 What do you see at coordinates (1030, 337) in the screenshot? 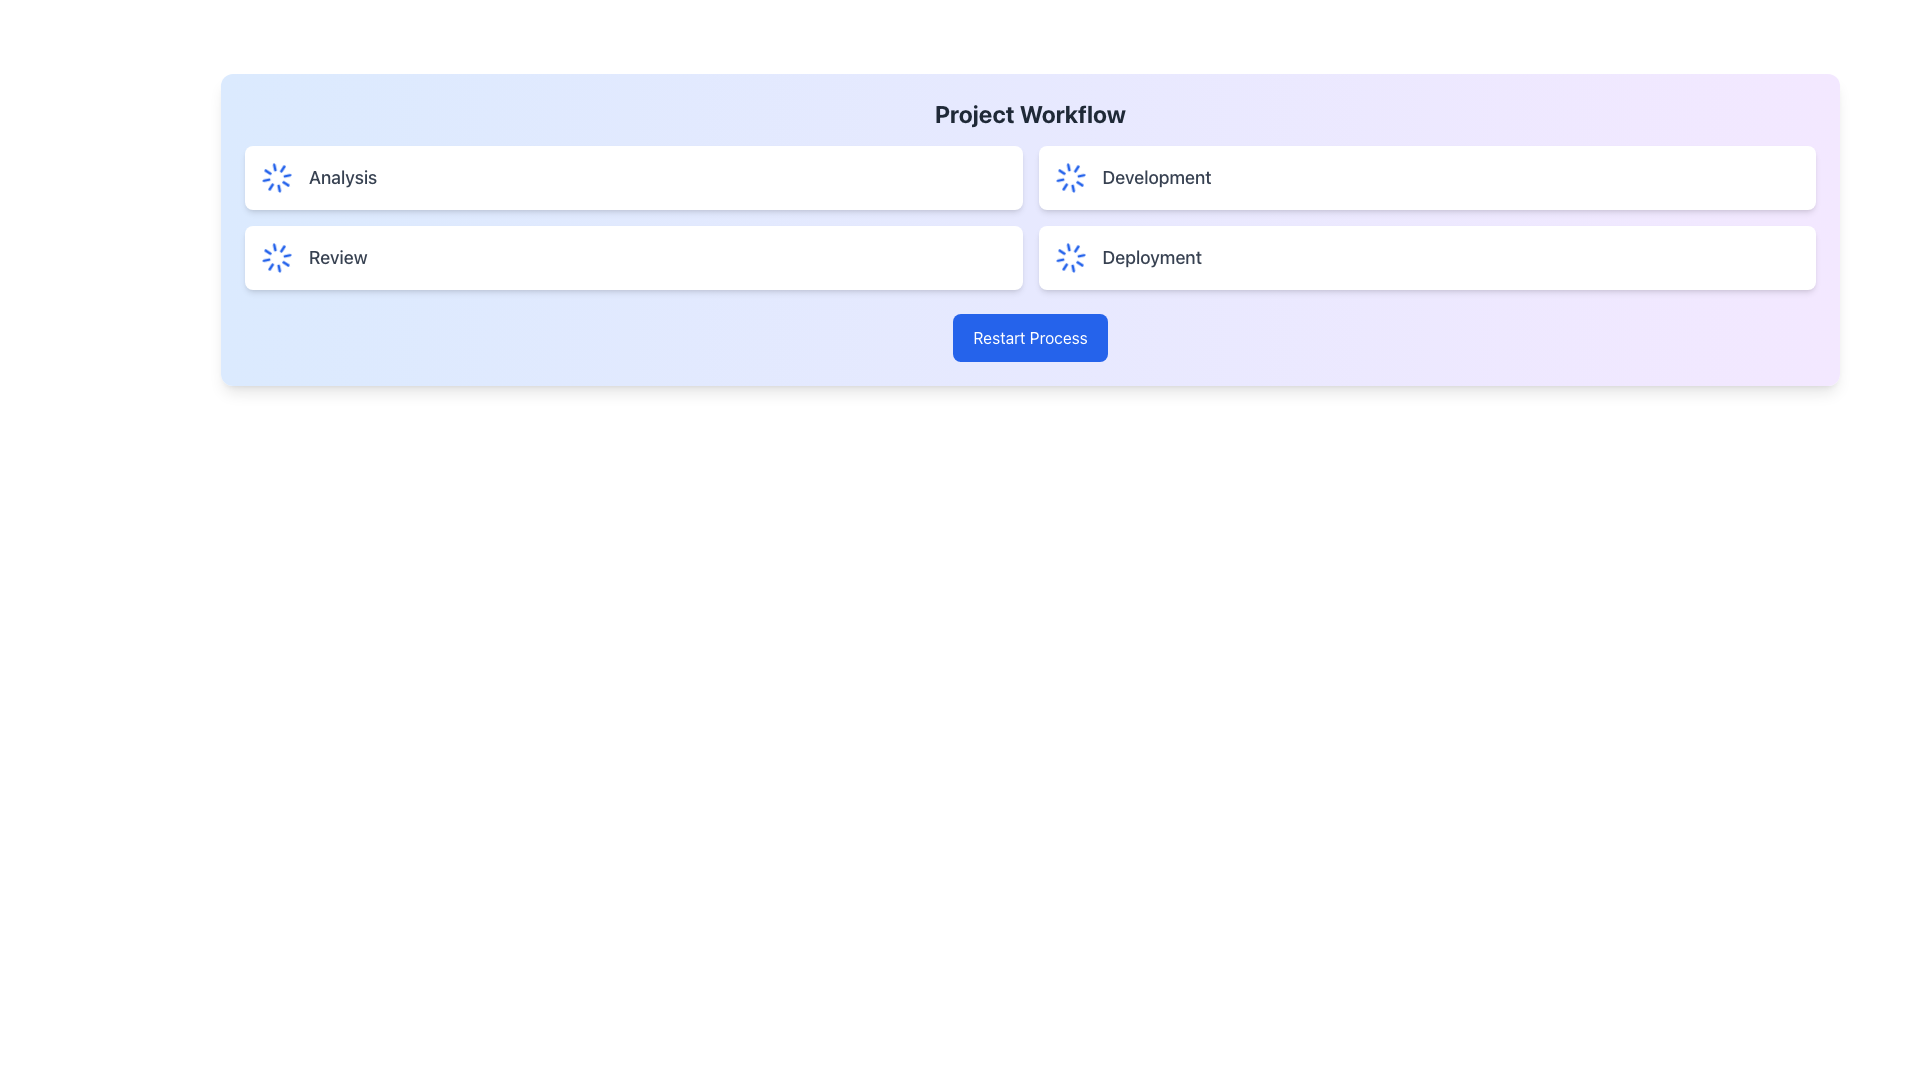
I see `the blue rectangular button labeled 'Restart Process' to initiate the restart process` at bounding box center [1030, 337].